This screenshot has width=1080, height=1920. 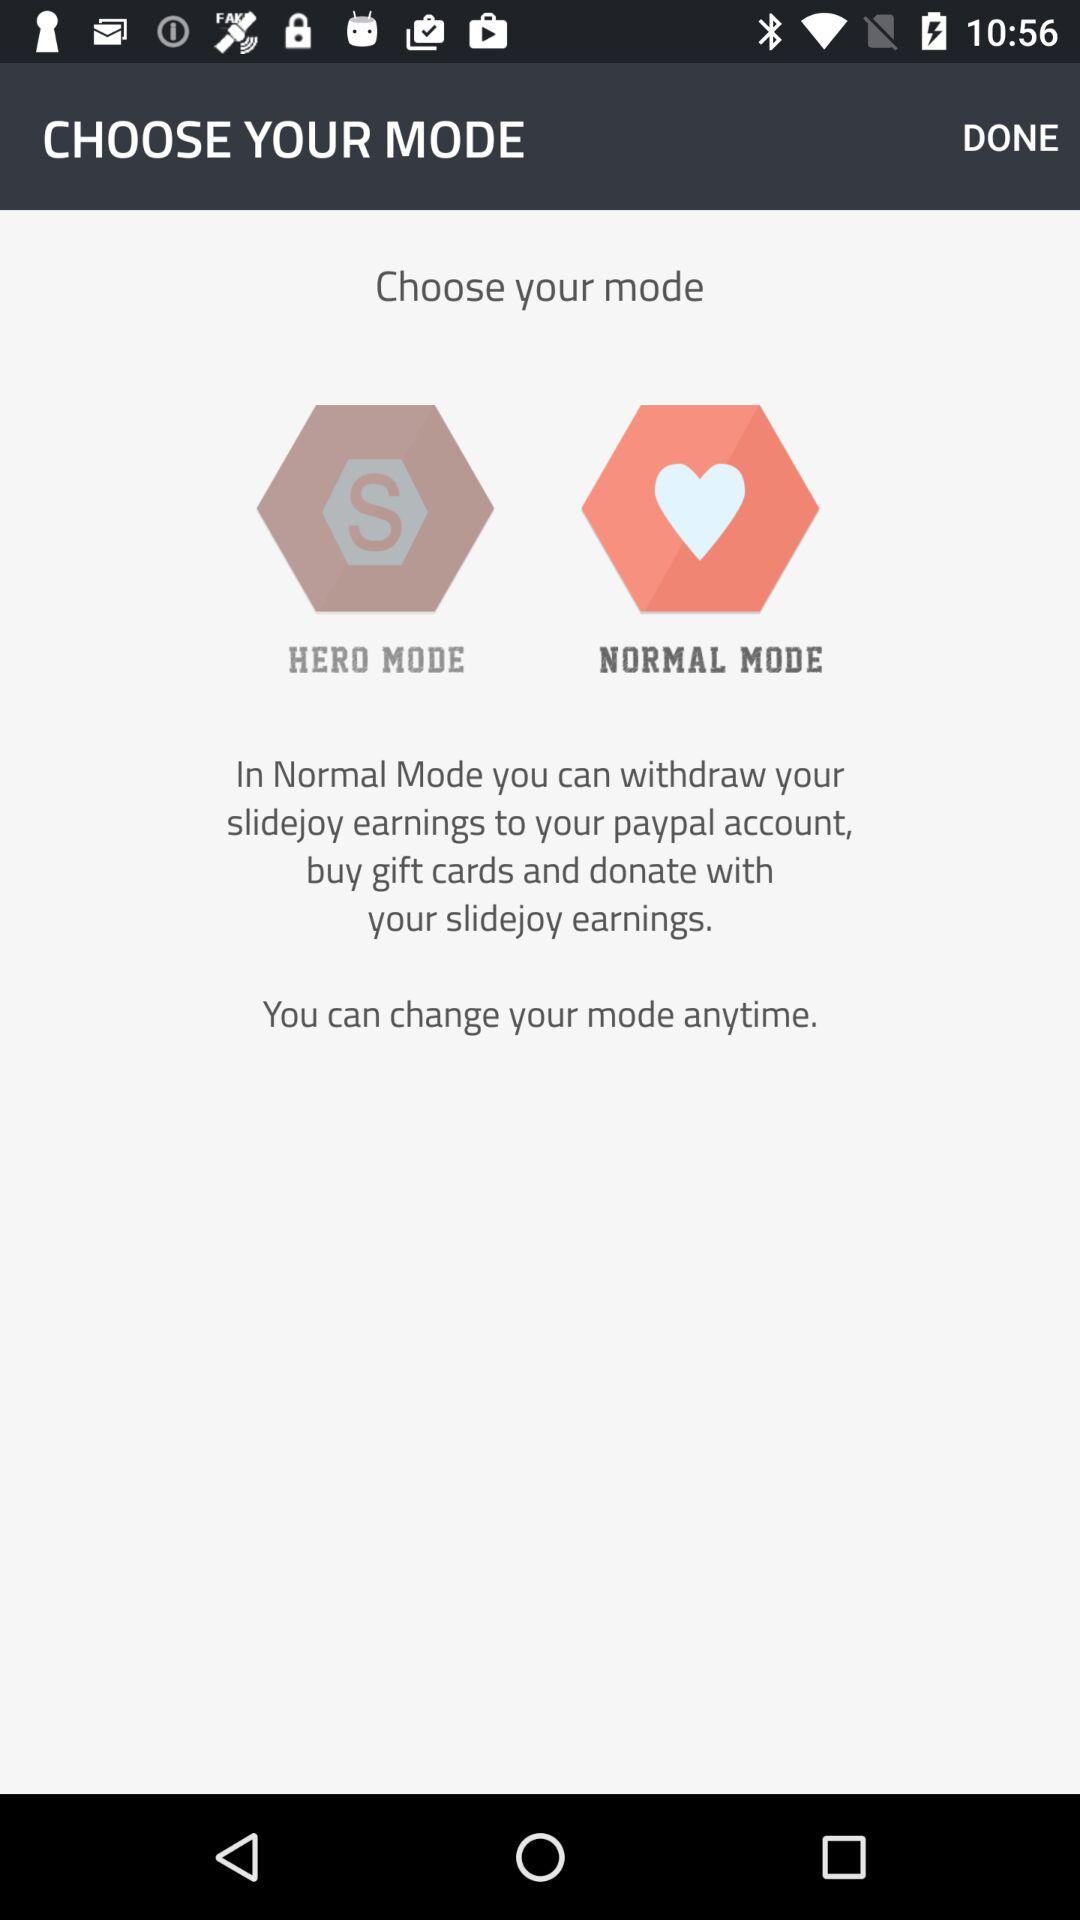 What do you see at coordinates (375, 538) in the screenshot?
I see `choose hero mode` at bounding box center [375, 538].